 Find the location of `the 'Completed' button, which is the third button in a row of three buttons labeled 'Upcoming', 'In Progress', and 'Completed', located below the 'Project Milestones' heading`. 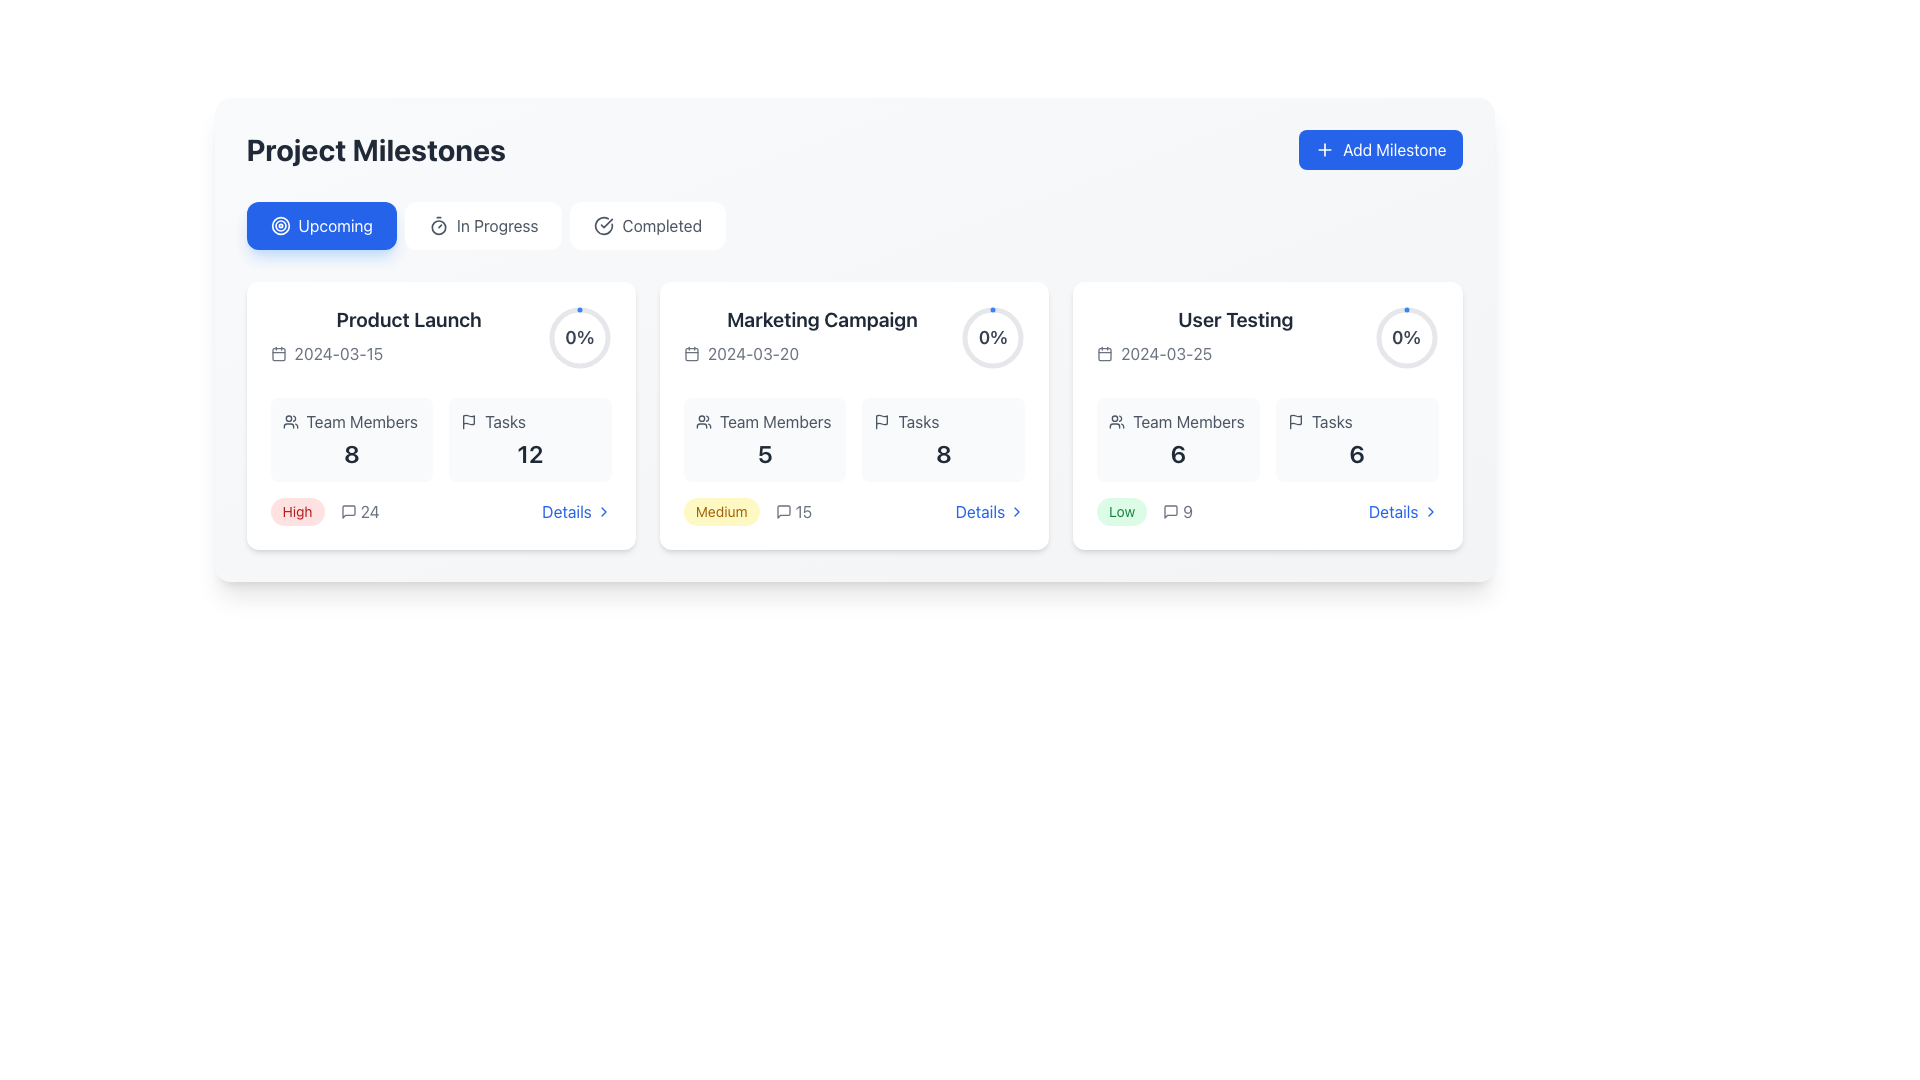

the 'Completed' button, which is the third button in a row of three buttons labeled 'Upcoming', 'In Progress', and 'Completed', located below the 'Project Milestones' heading is located at coordinates (648, 225).